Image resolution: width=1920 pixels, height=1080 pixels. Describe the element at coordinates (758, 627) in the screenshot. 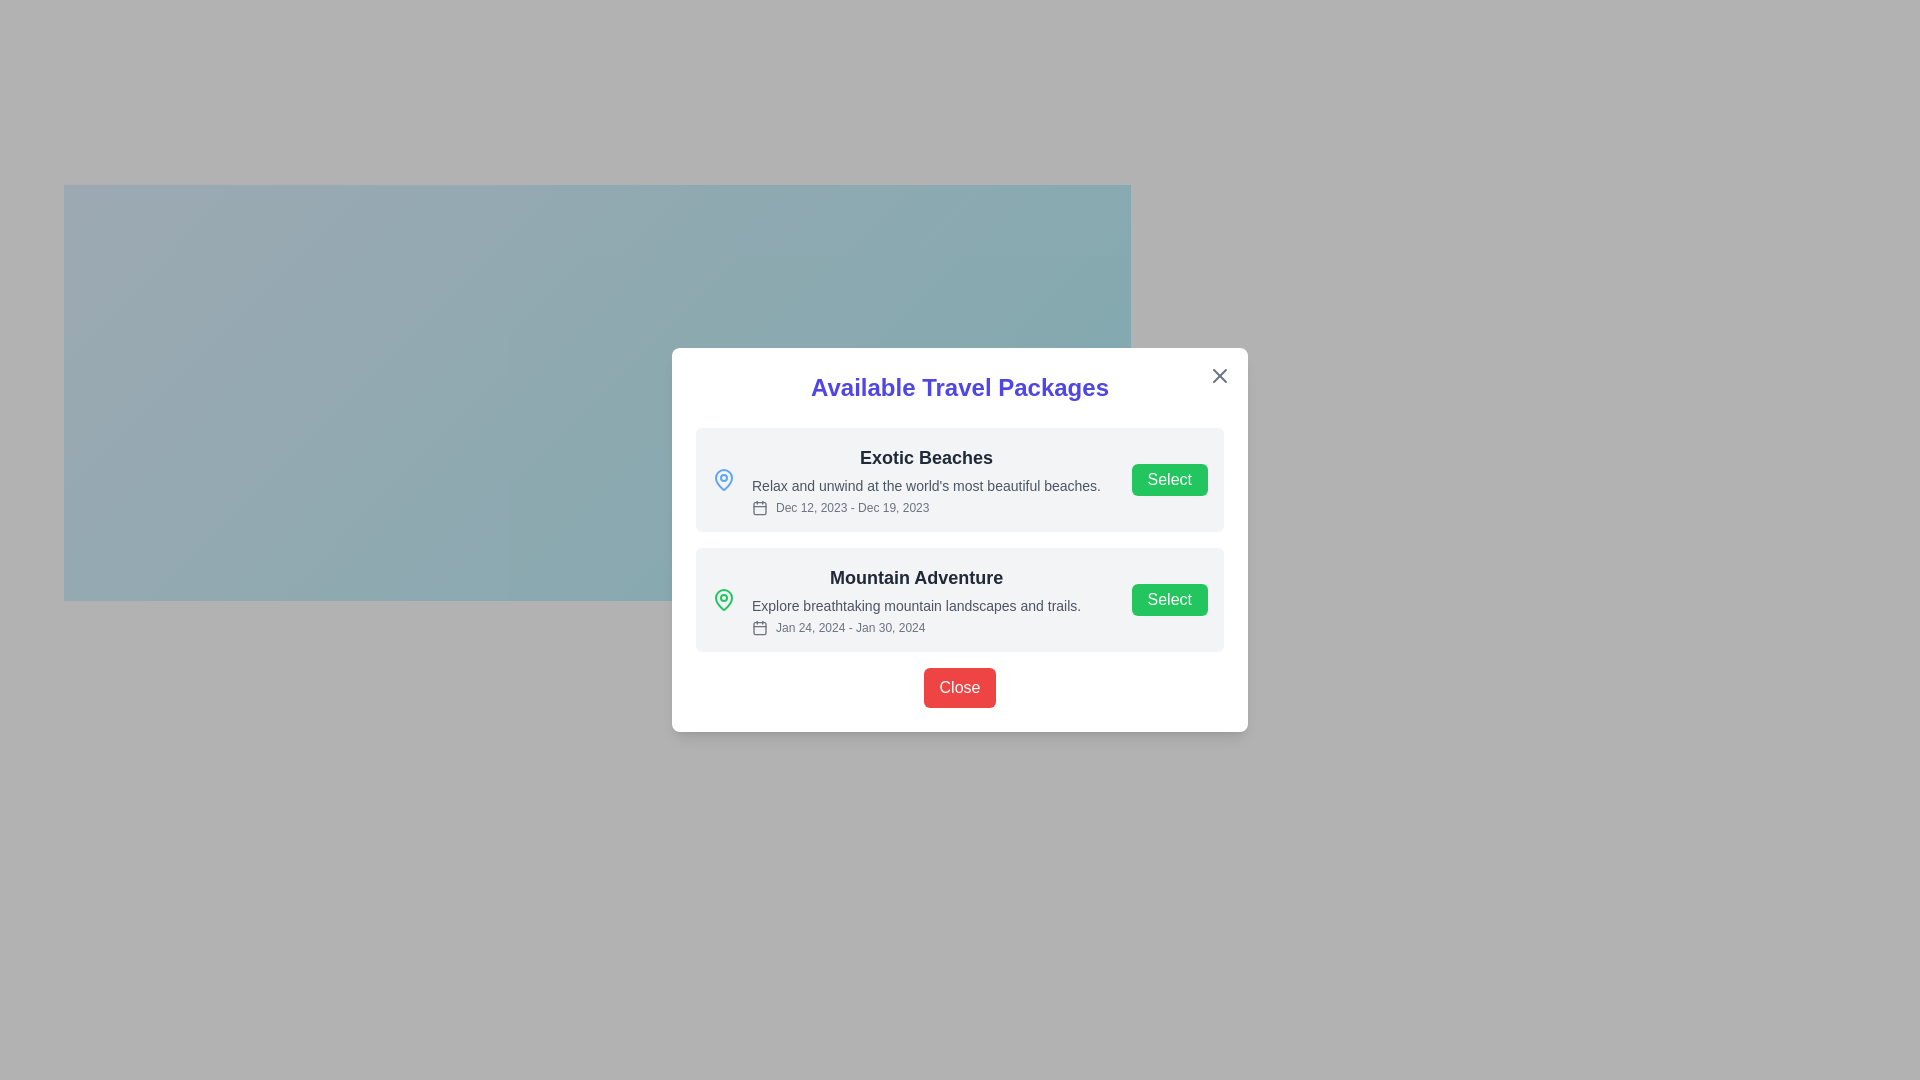

I see `the small calendar icon with a gray outline located to the left of the travel dates 'Jan 24, 2024 - Jan 30, 2024' in the 'Mountain Adventure' section` at that location.